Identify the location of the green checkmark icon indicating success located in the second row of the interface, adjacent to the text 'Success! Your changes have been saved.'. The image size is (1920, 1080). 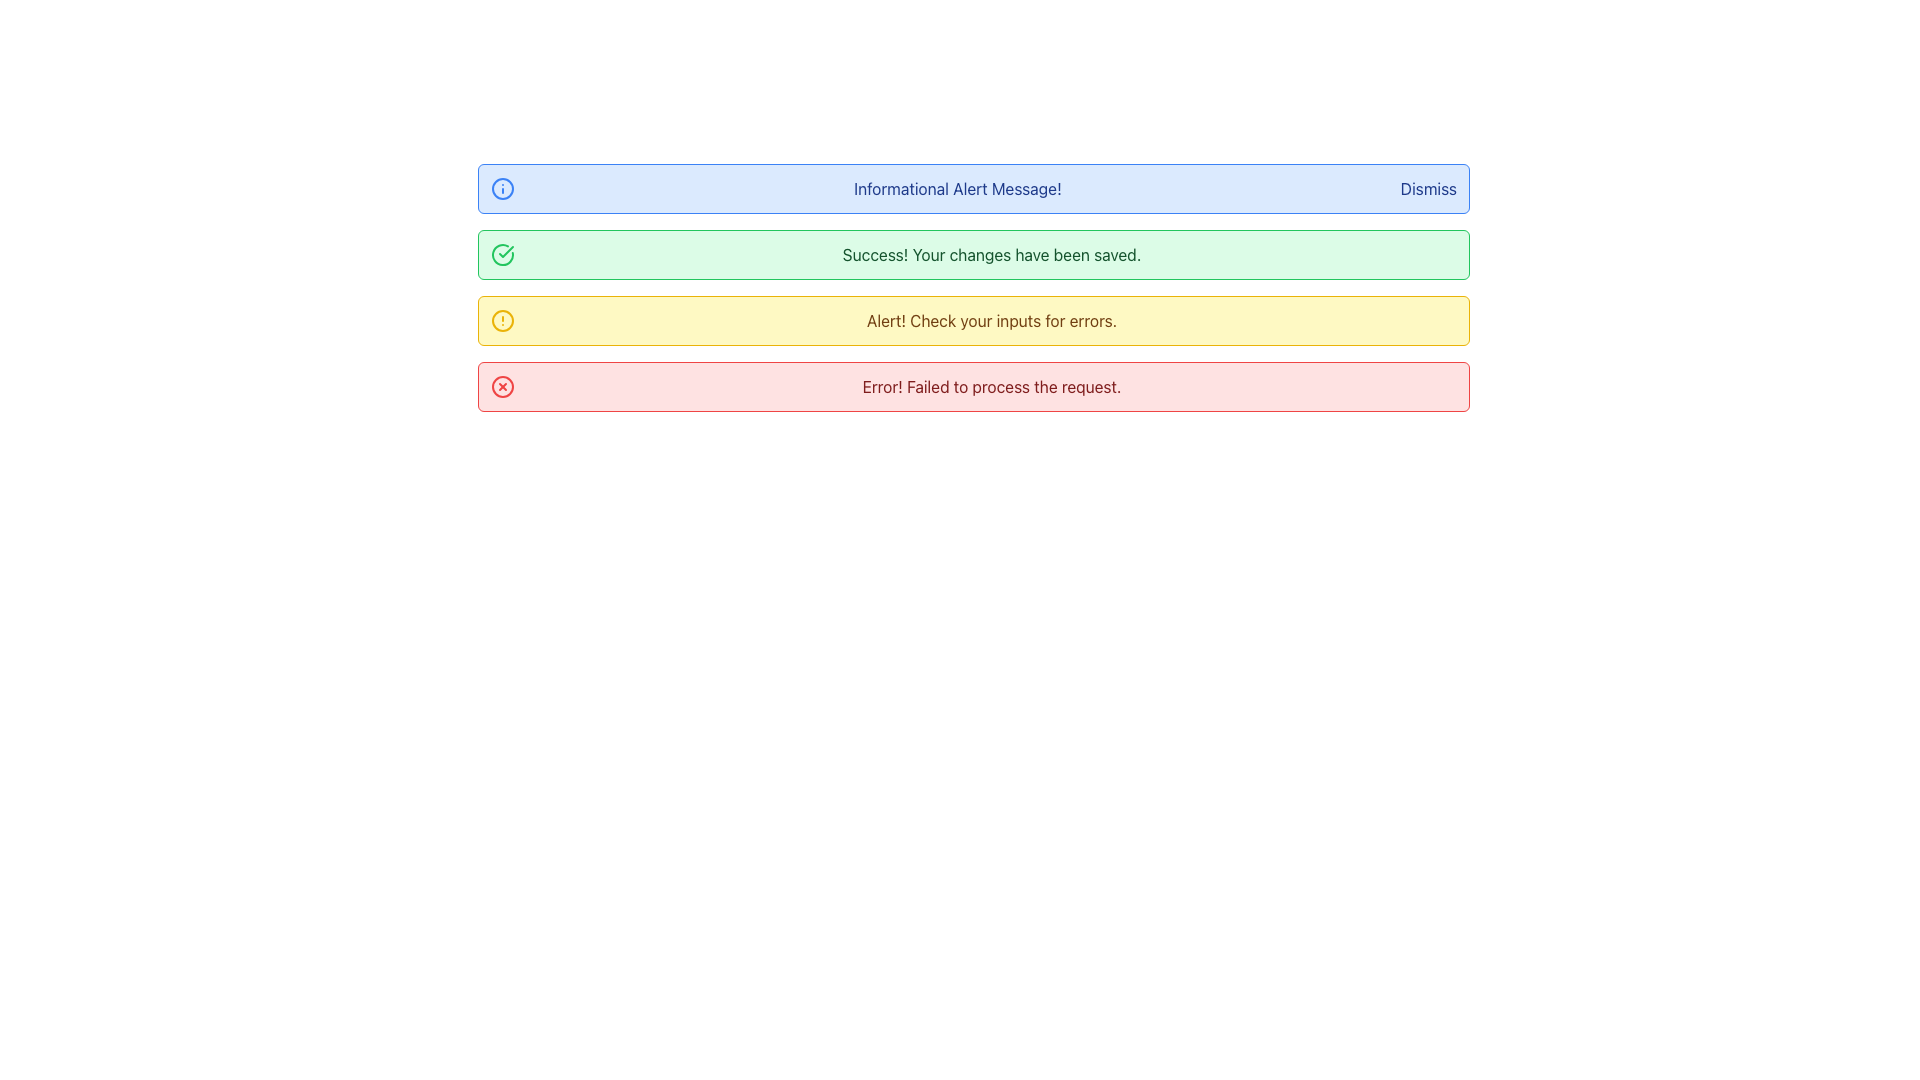
(506, 250).